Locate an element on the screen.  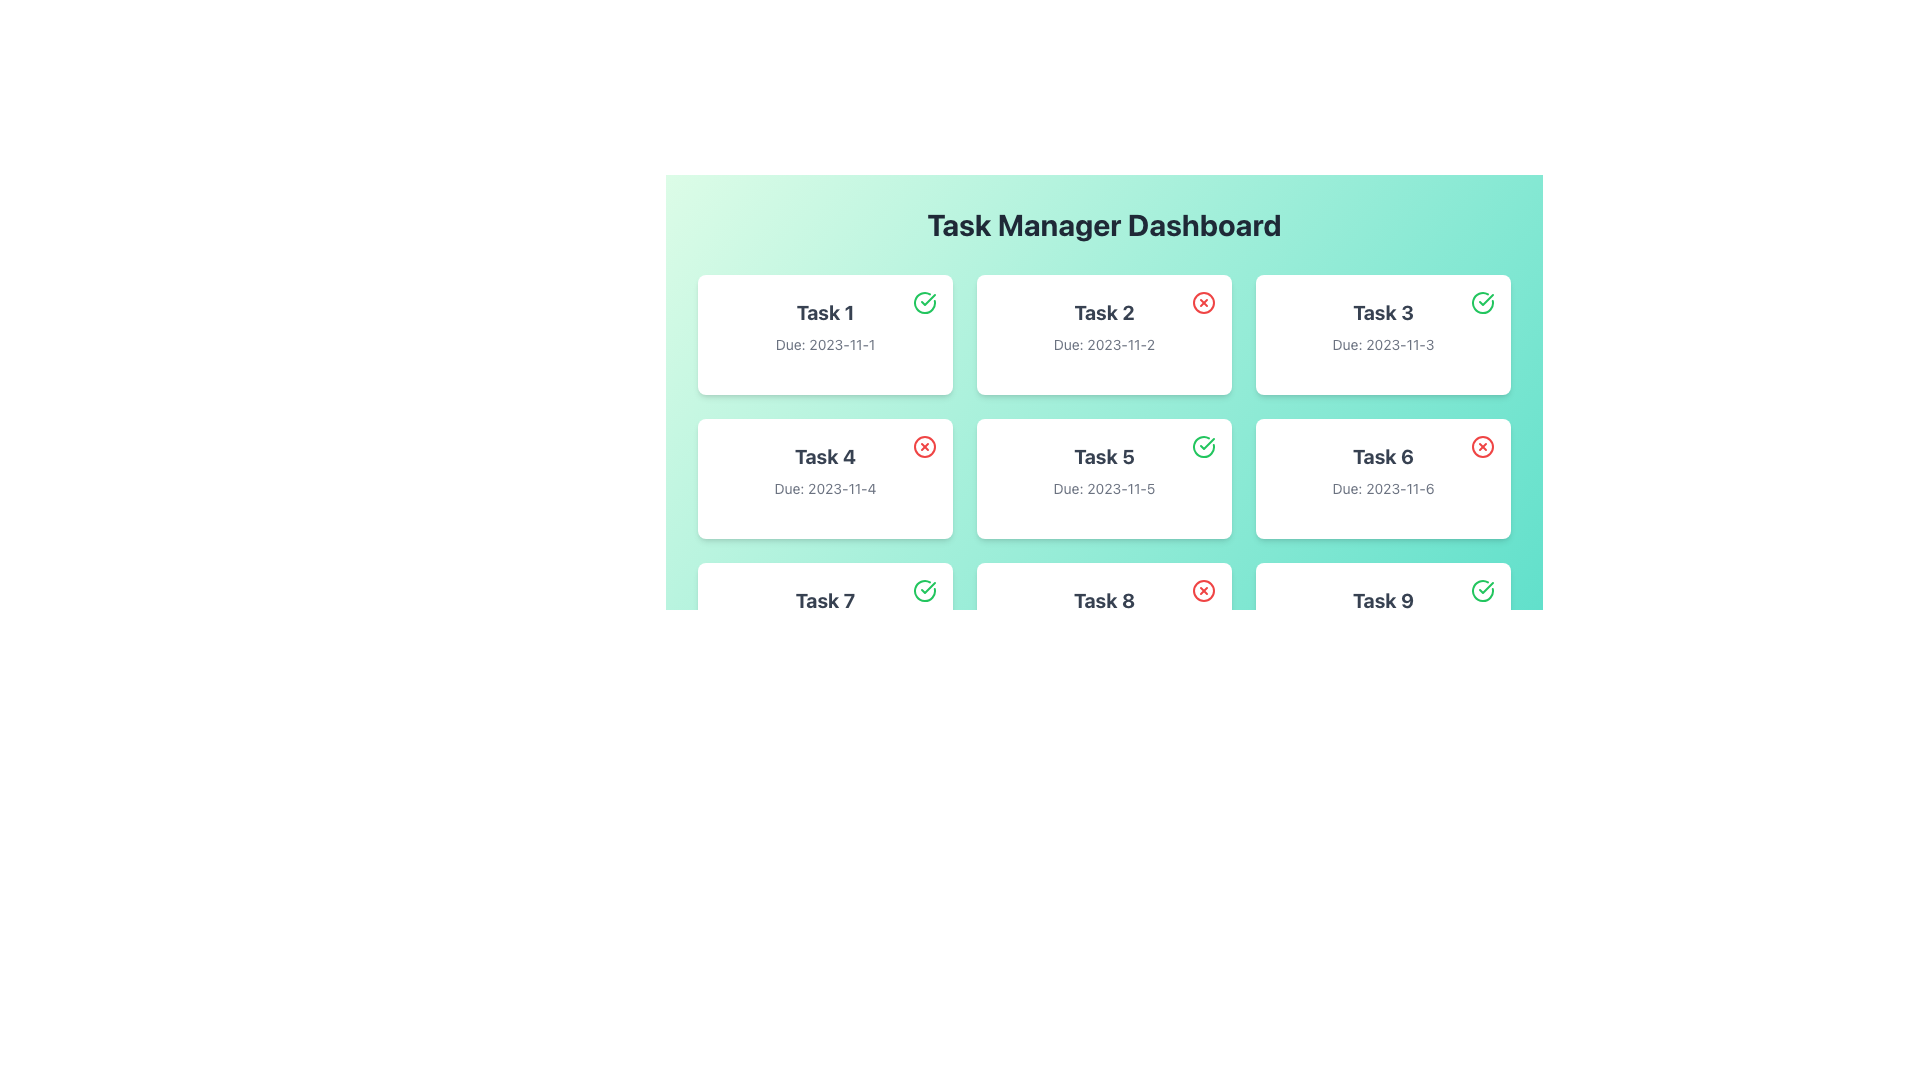
the text label displaying 'Task 1', which is styled as a bold heading within a white card in the upper-left region of a 3x3 grid layout is located at coordinates (825, 312).